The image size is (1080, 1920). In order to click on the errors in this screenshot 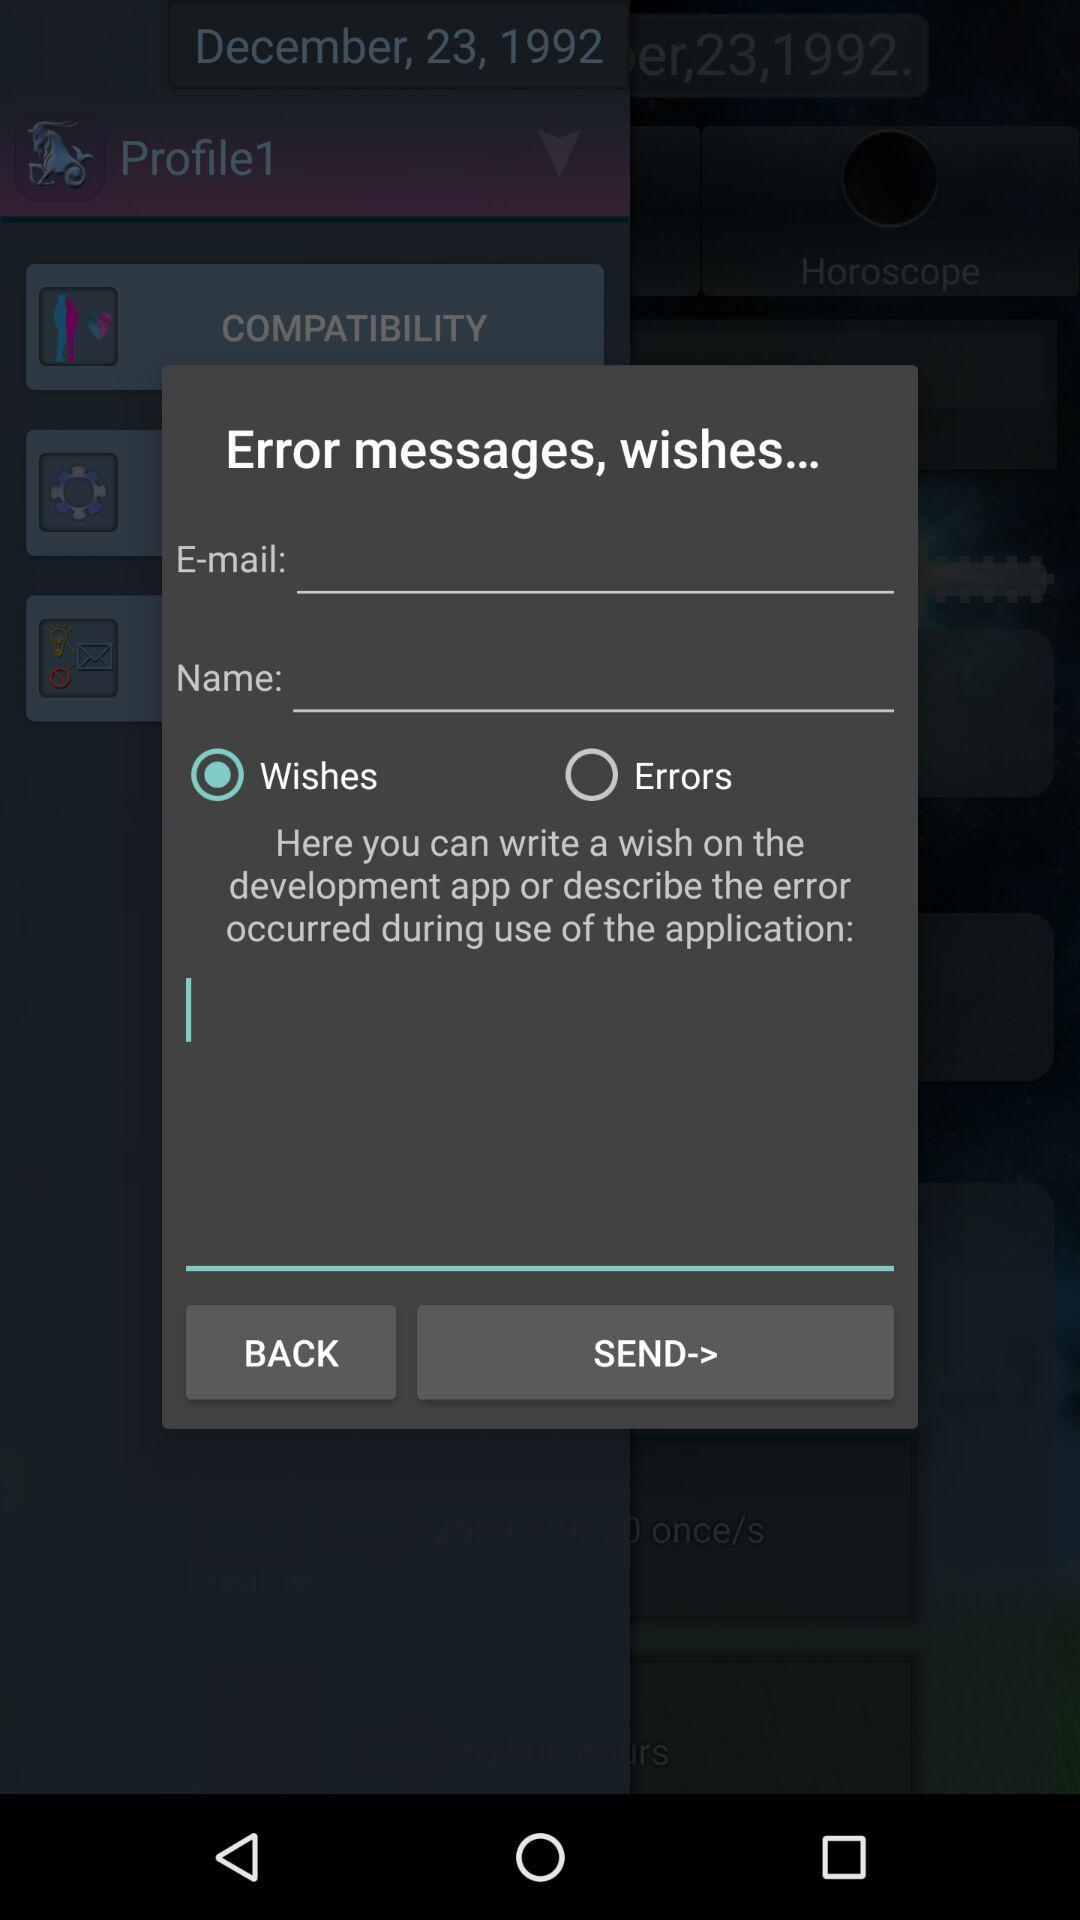, I will do `click(727, 773)`.